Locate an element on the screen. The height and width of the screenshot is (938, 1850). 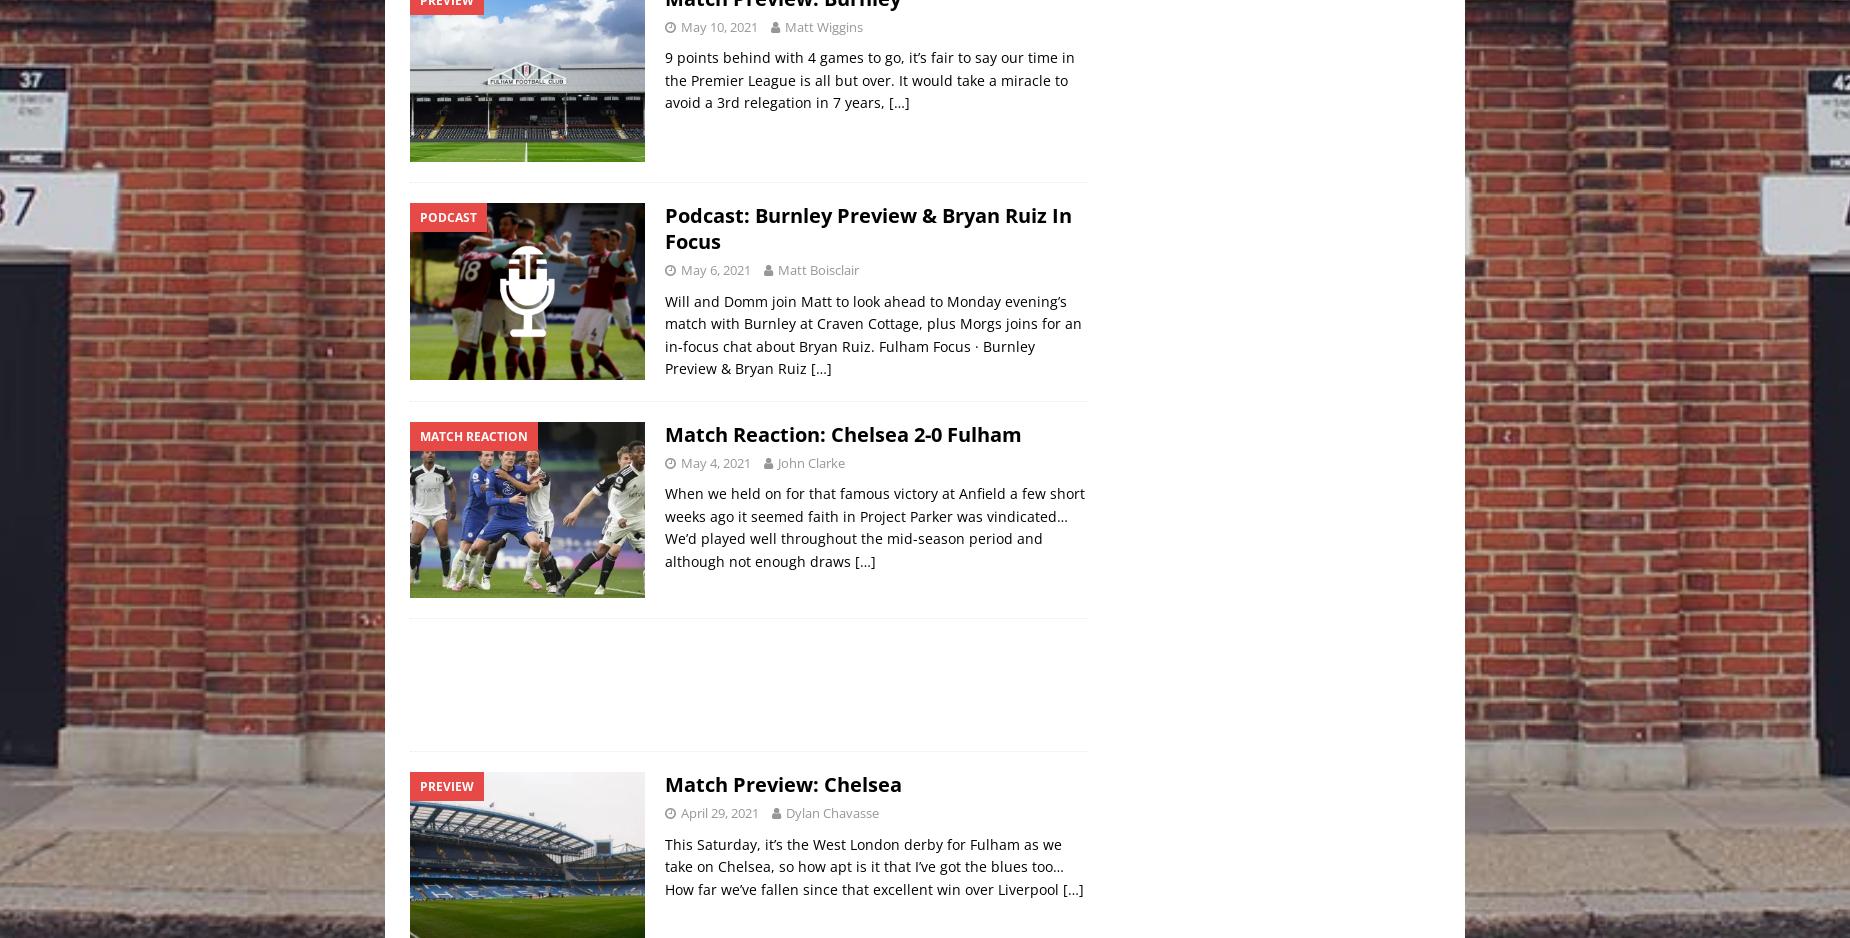
'Match Reaction: Chelsea 2-0 Fulham' is located at coordinates (843, 433).